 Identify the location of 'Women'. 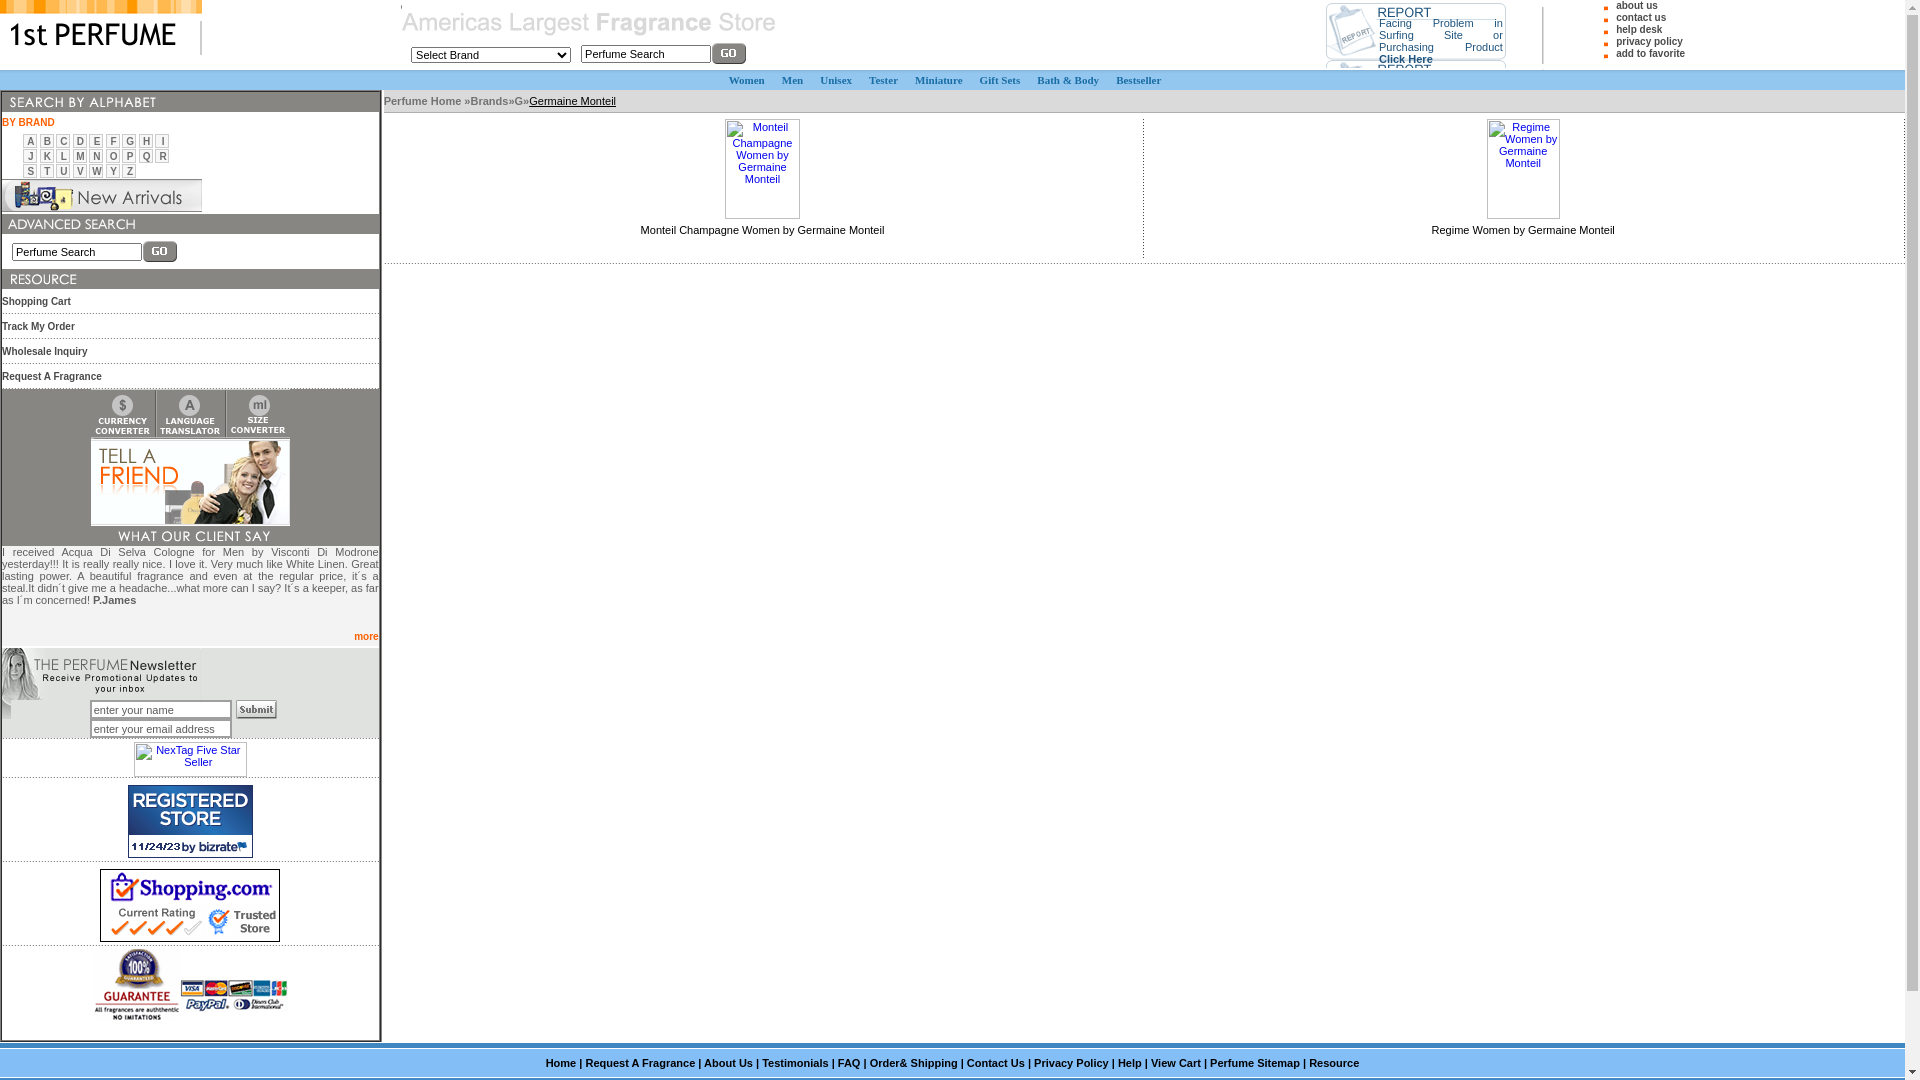
(746, 79).